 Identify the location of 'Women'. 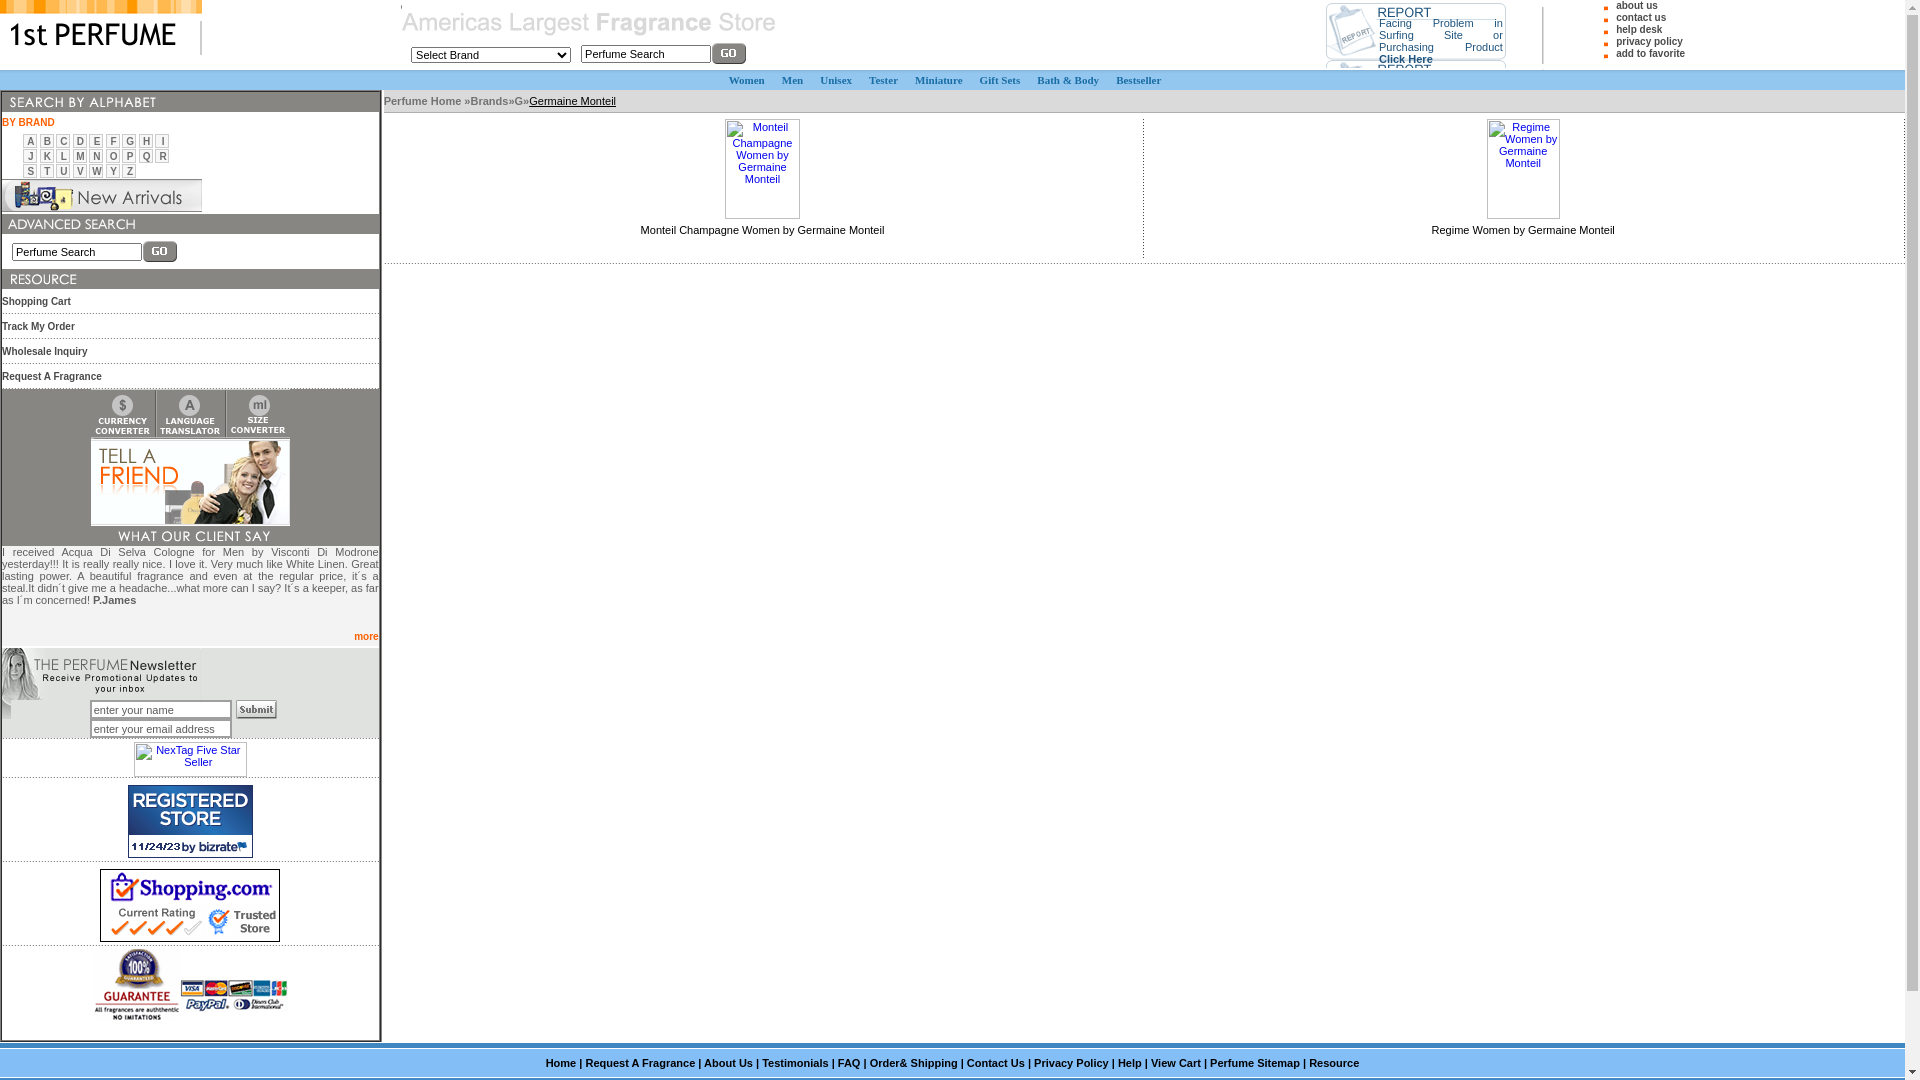
(746, 79).